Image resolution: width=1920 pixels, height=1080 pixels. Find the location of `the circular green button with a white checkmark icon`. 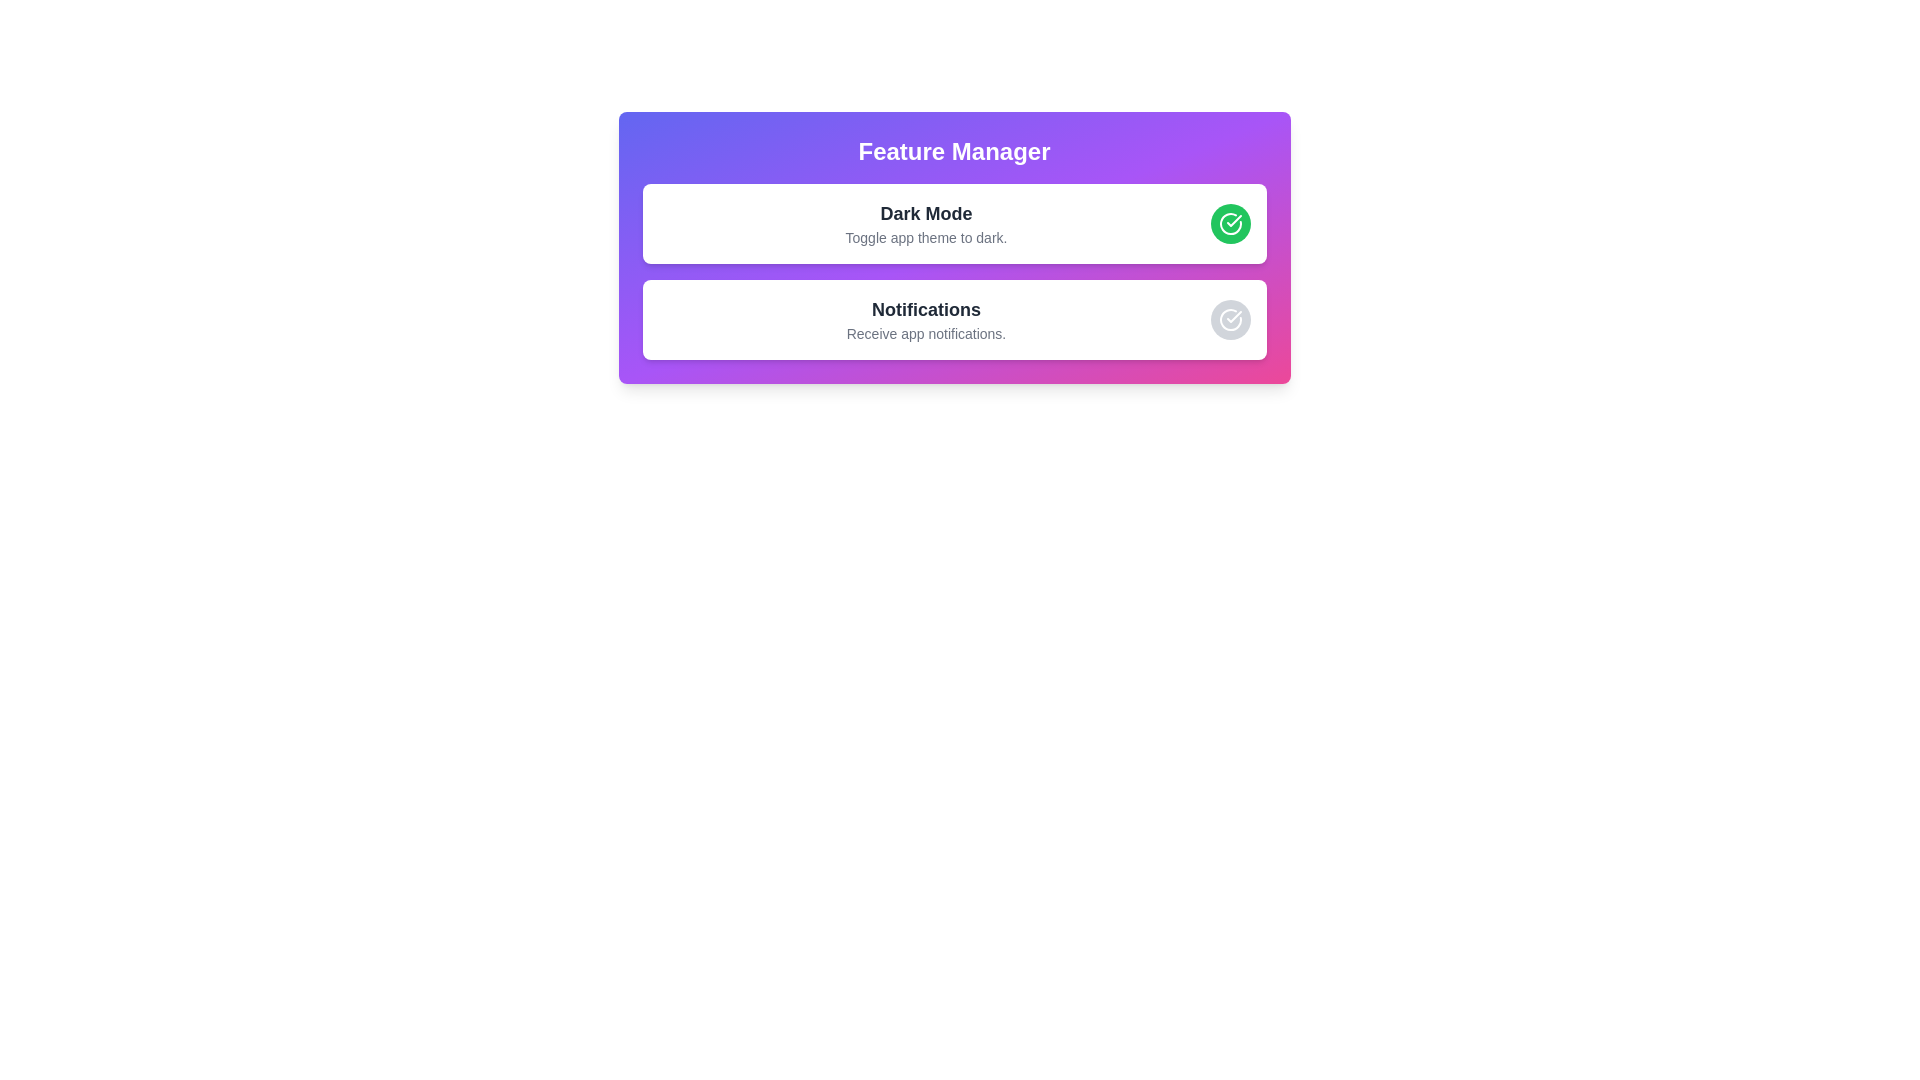

the circular green button with a white checkmark icon is located at coordinates (1229, 223).